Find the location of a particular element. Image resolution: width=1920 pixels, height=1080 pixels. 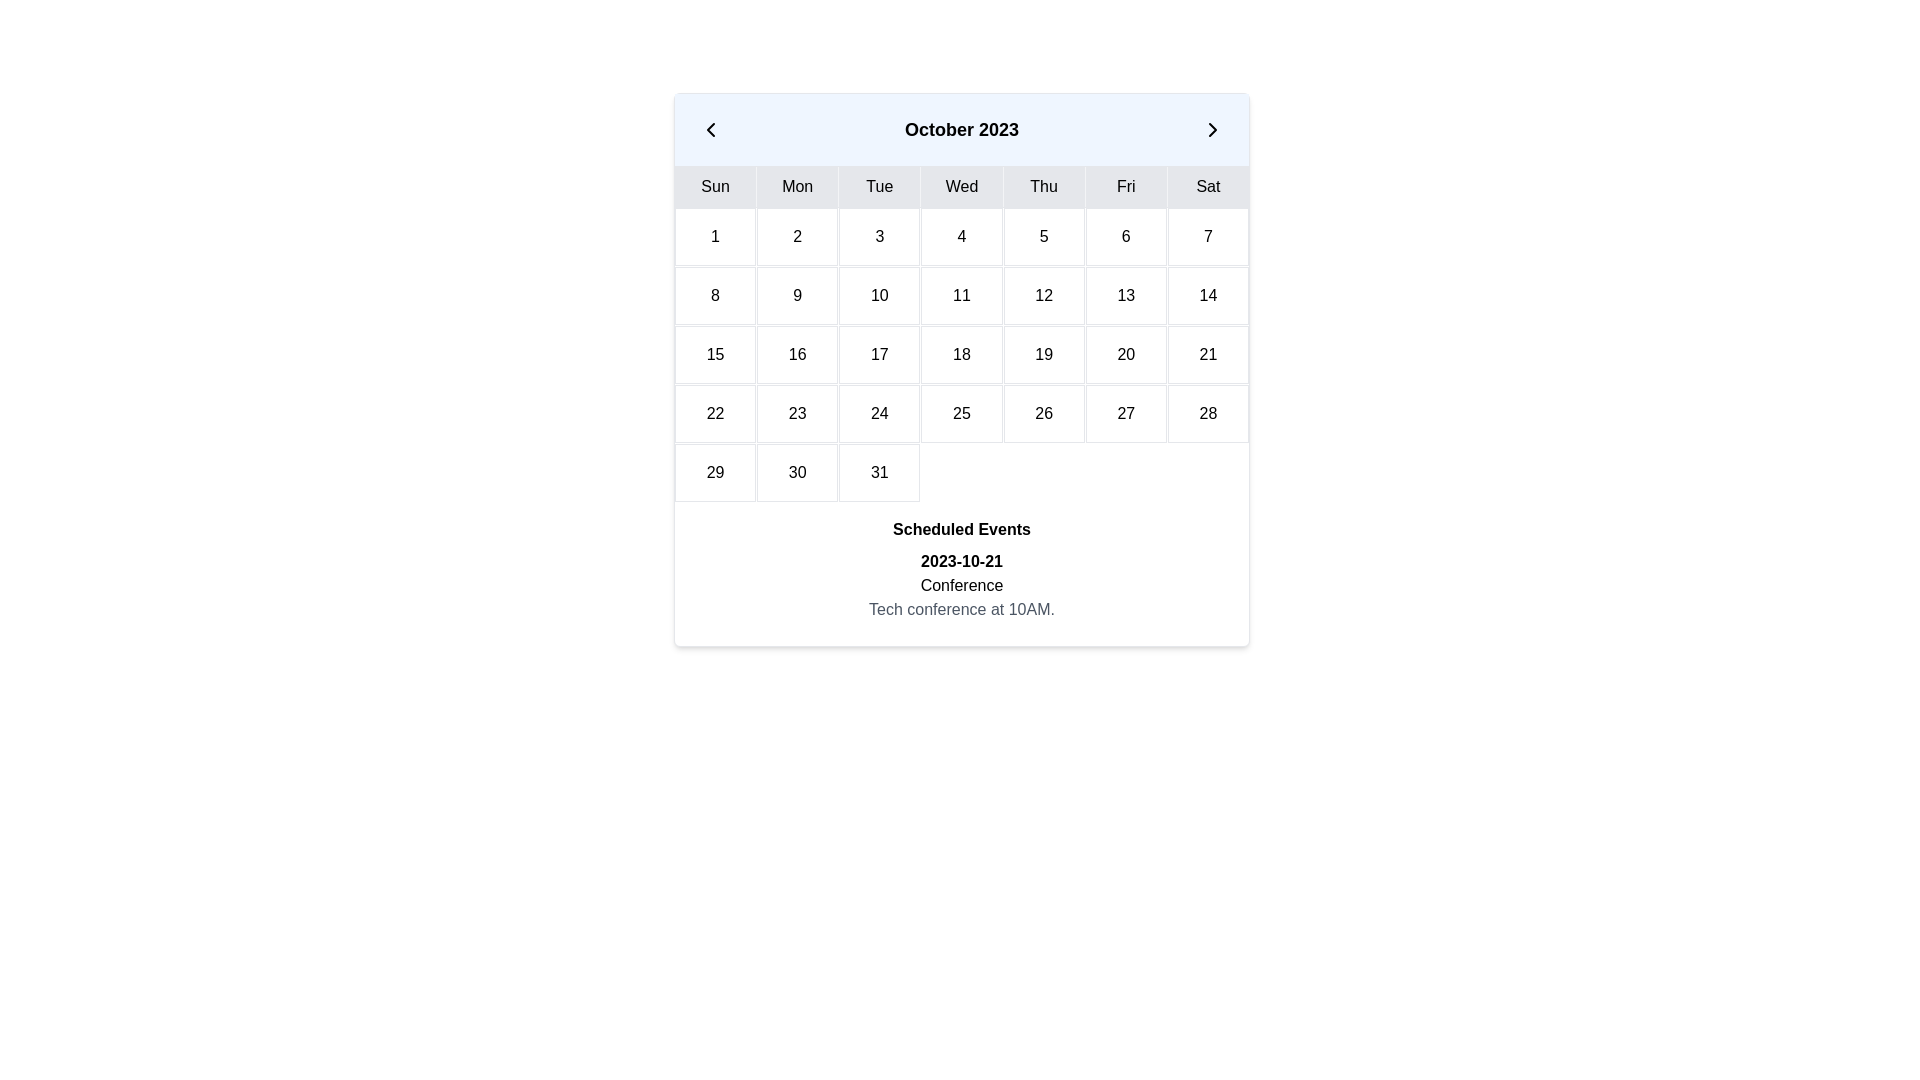

the calendar date label '28' that represents a Saturday in the fourth row and seventh column of the monthly calendar view is located at coordinates (1207, 412).